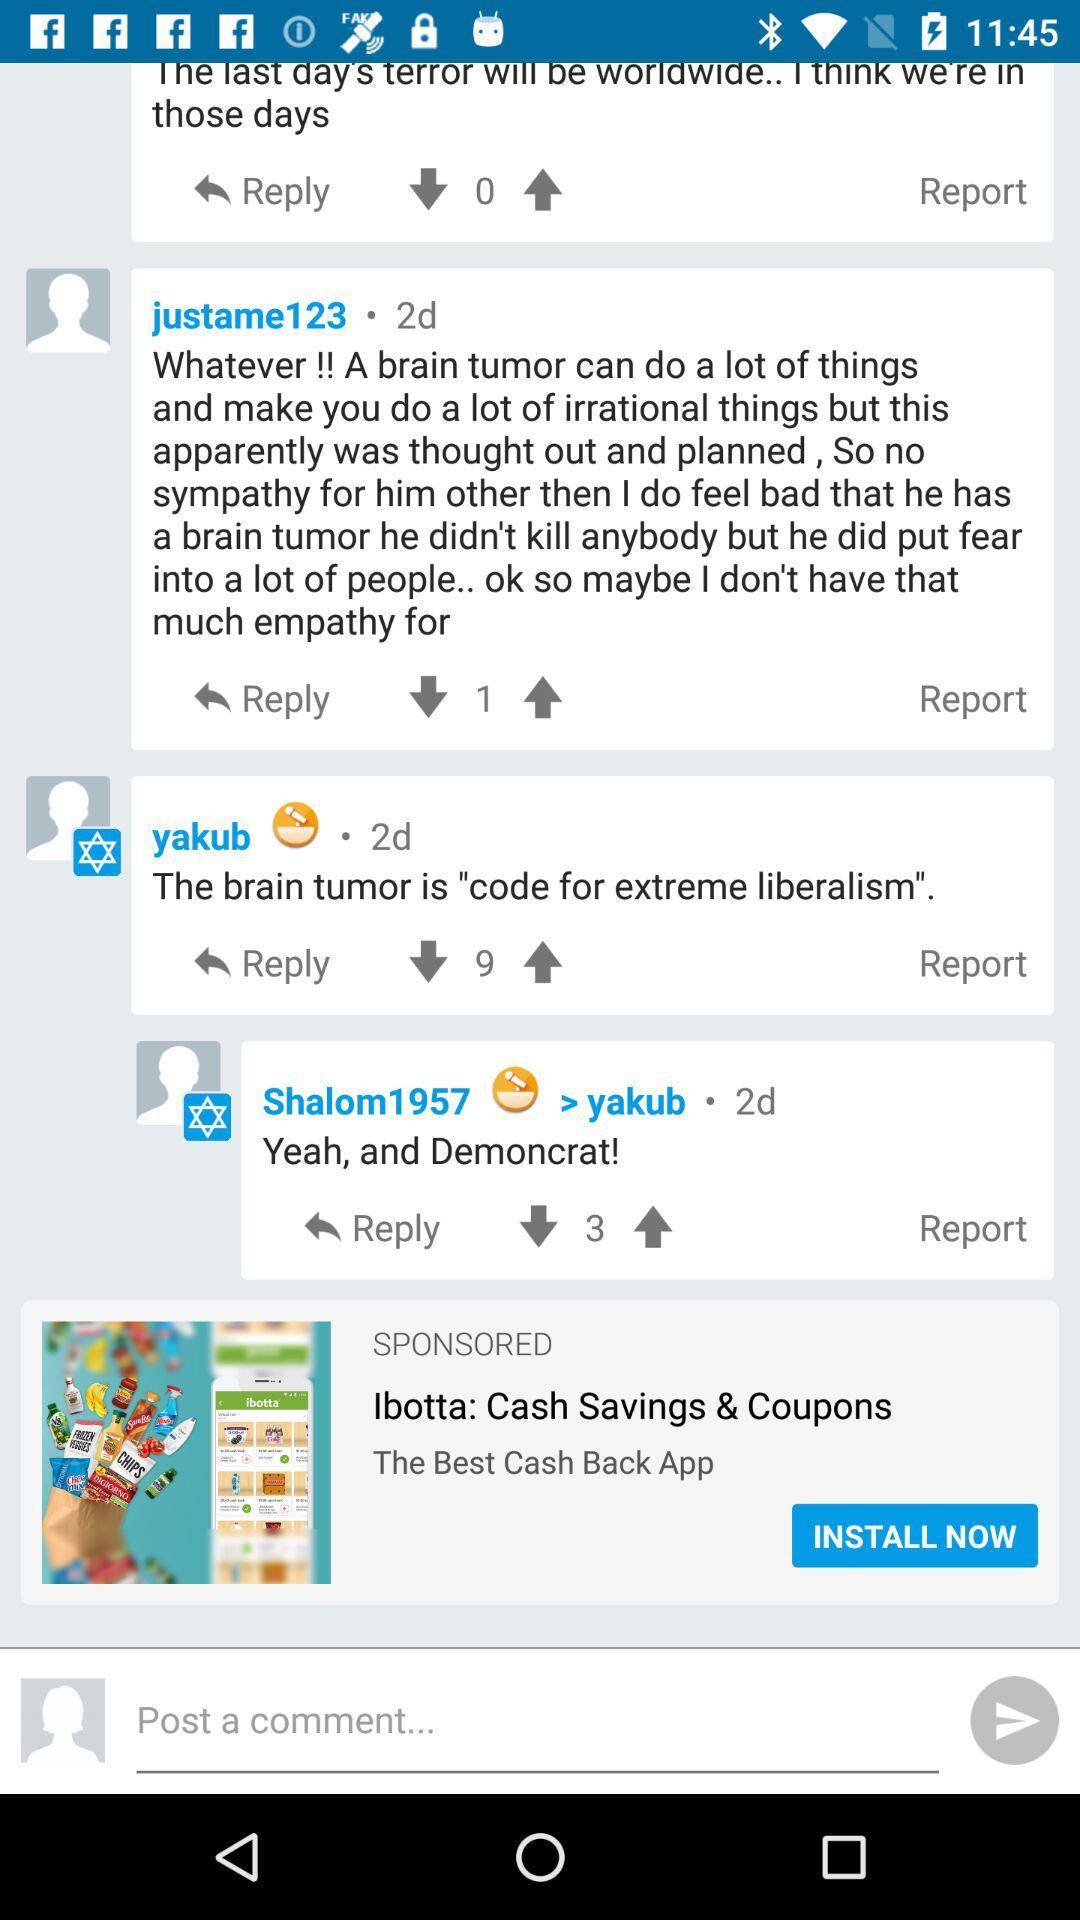 This screenshot has width=1080, height=1920. Describe the element at coordinates (647, 1092) in the screenshot. I see `the item below reply item` at that location.